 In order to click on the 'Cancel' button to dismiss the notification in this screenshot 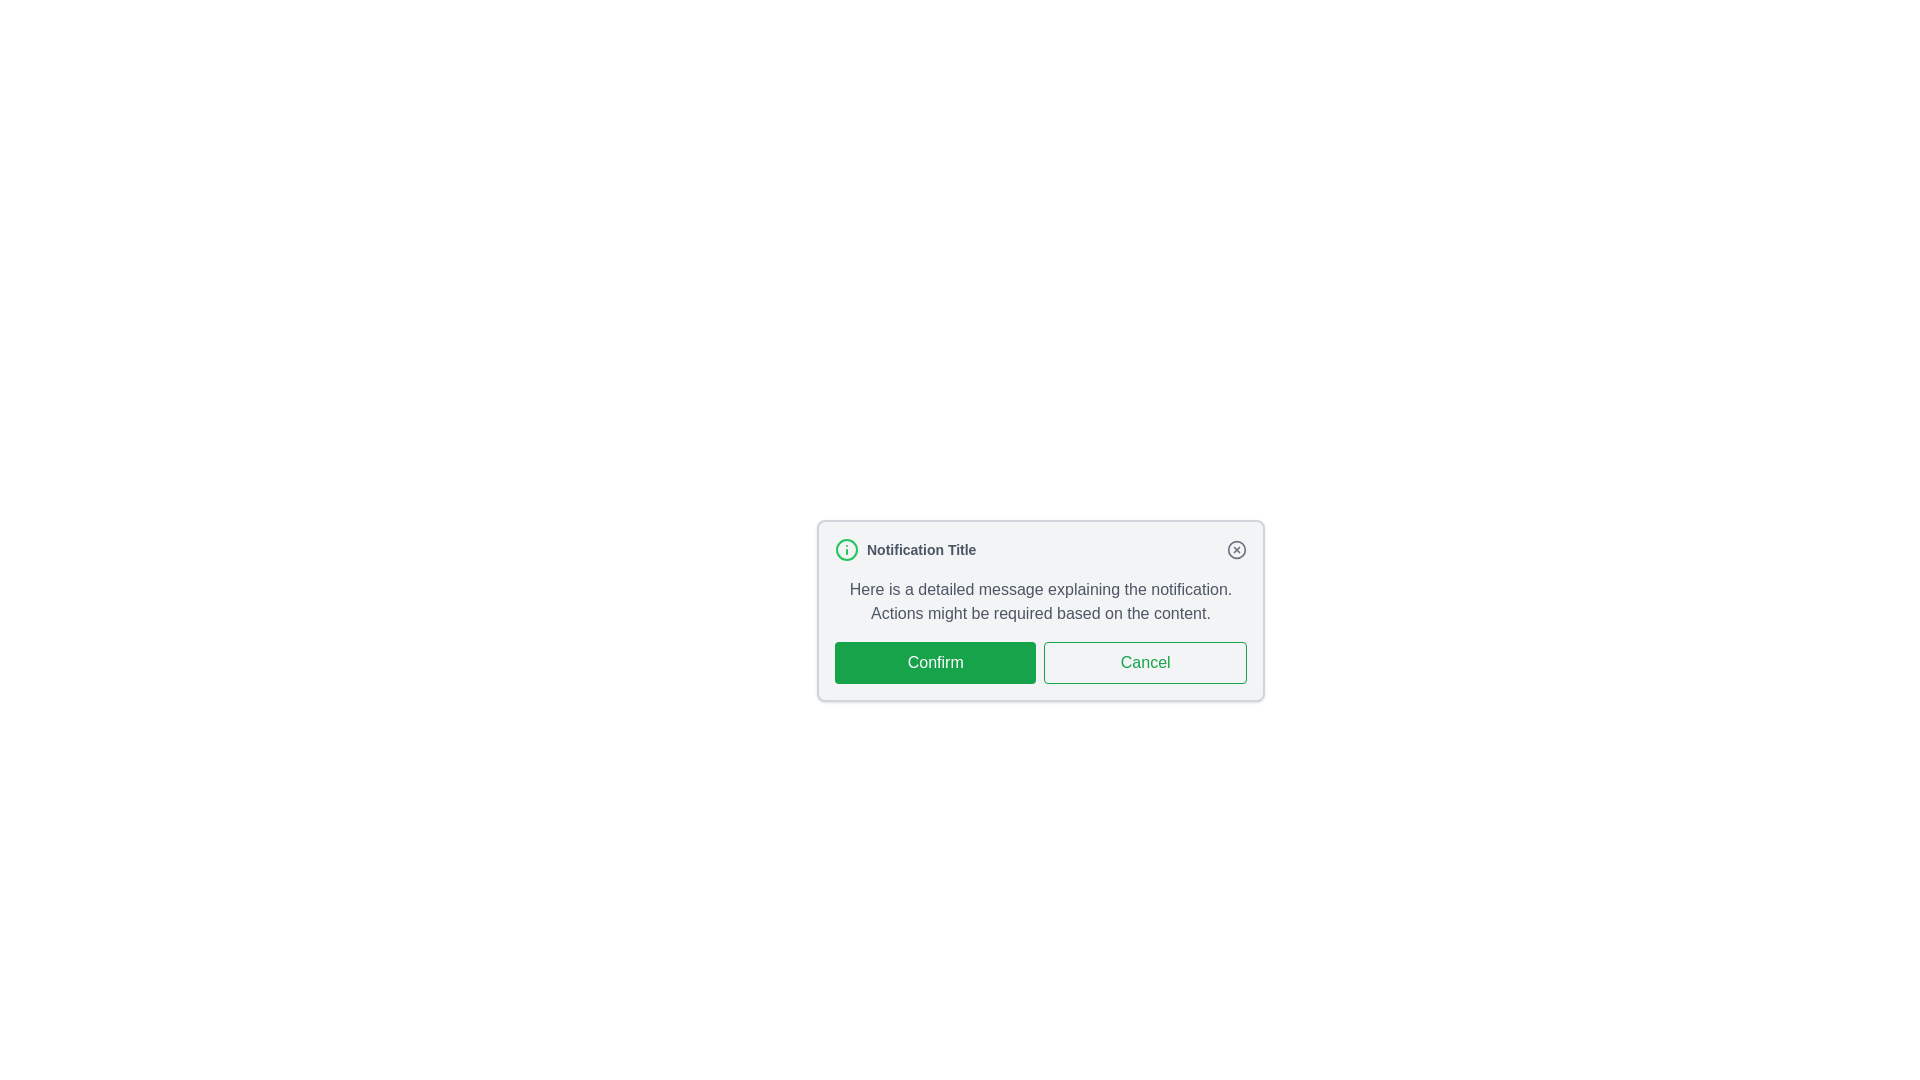, I will do `click(1145, 663)`.